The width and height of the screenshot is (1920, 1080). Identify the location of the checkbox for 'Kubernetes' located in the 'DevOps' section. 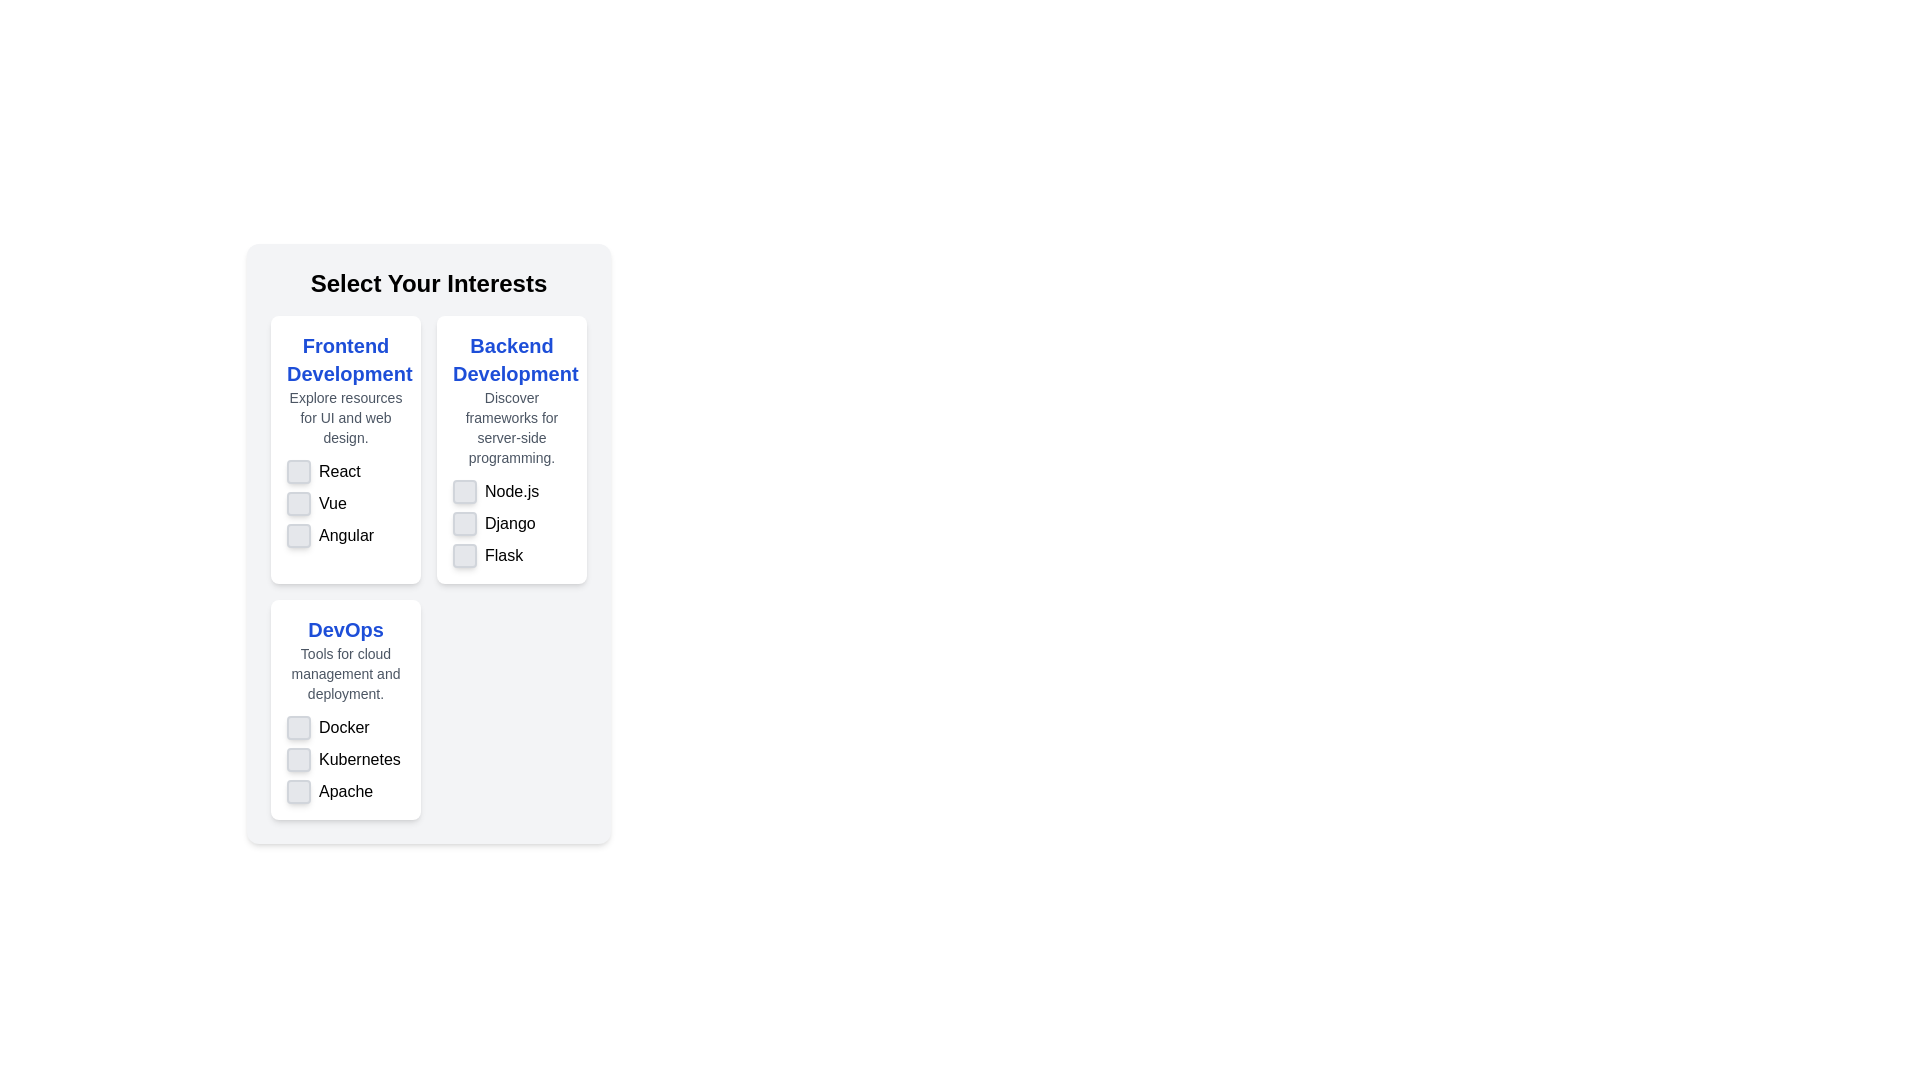
(297, 759).